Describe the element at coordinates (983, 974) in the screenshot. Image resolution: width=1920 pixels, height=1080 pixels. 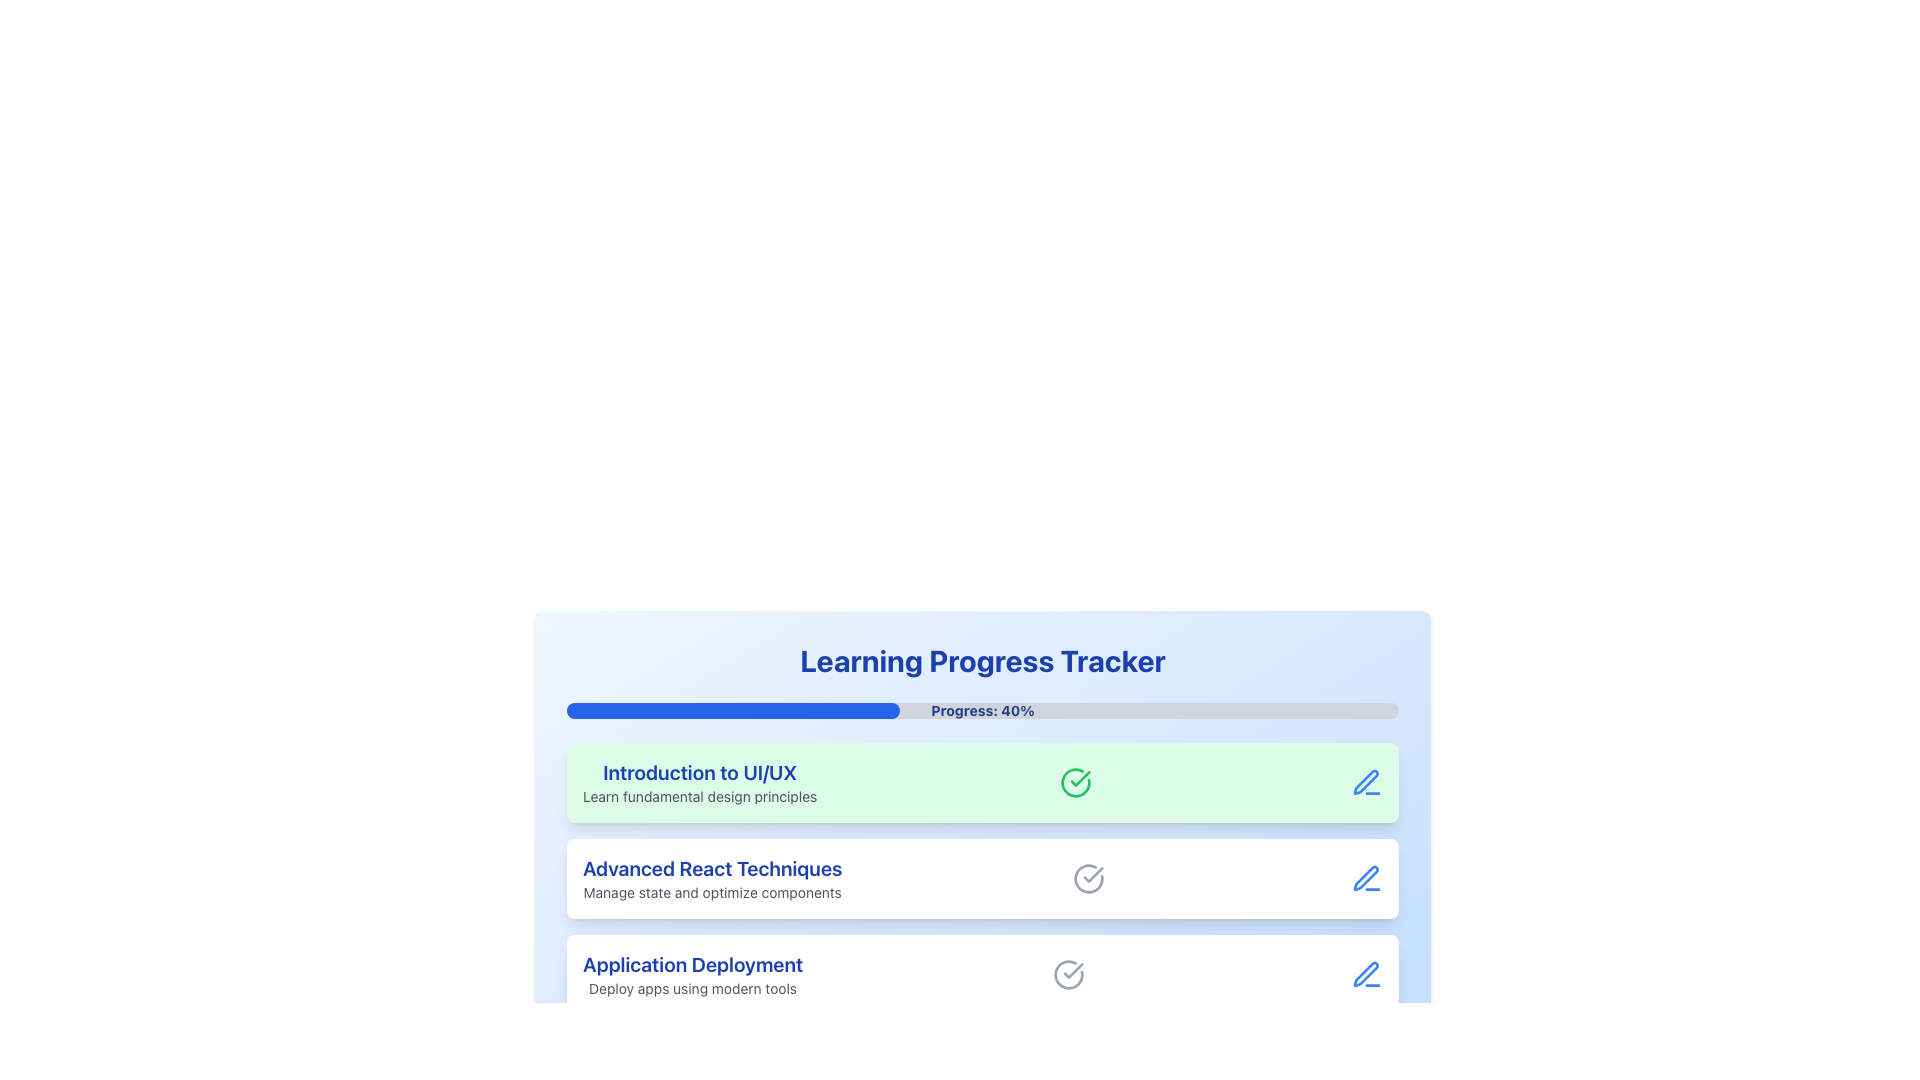
I see `the List item titled 'Application Deployment'` at that location.